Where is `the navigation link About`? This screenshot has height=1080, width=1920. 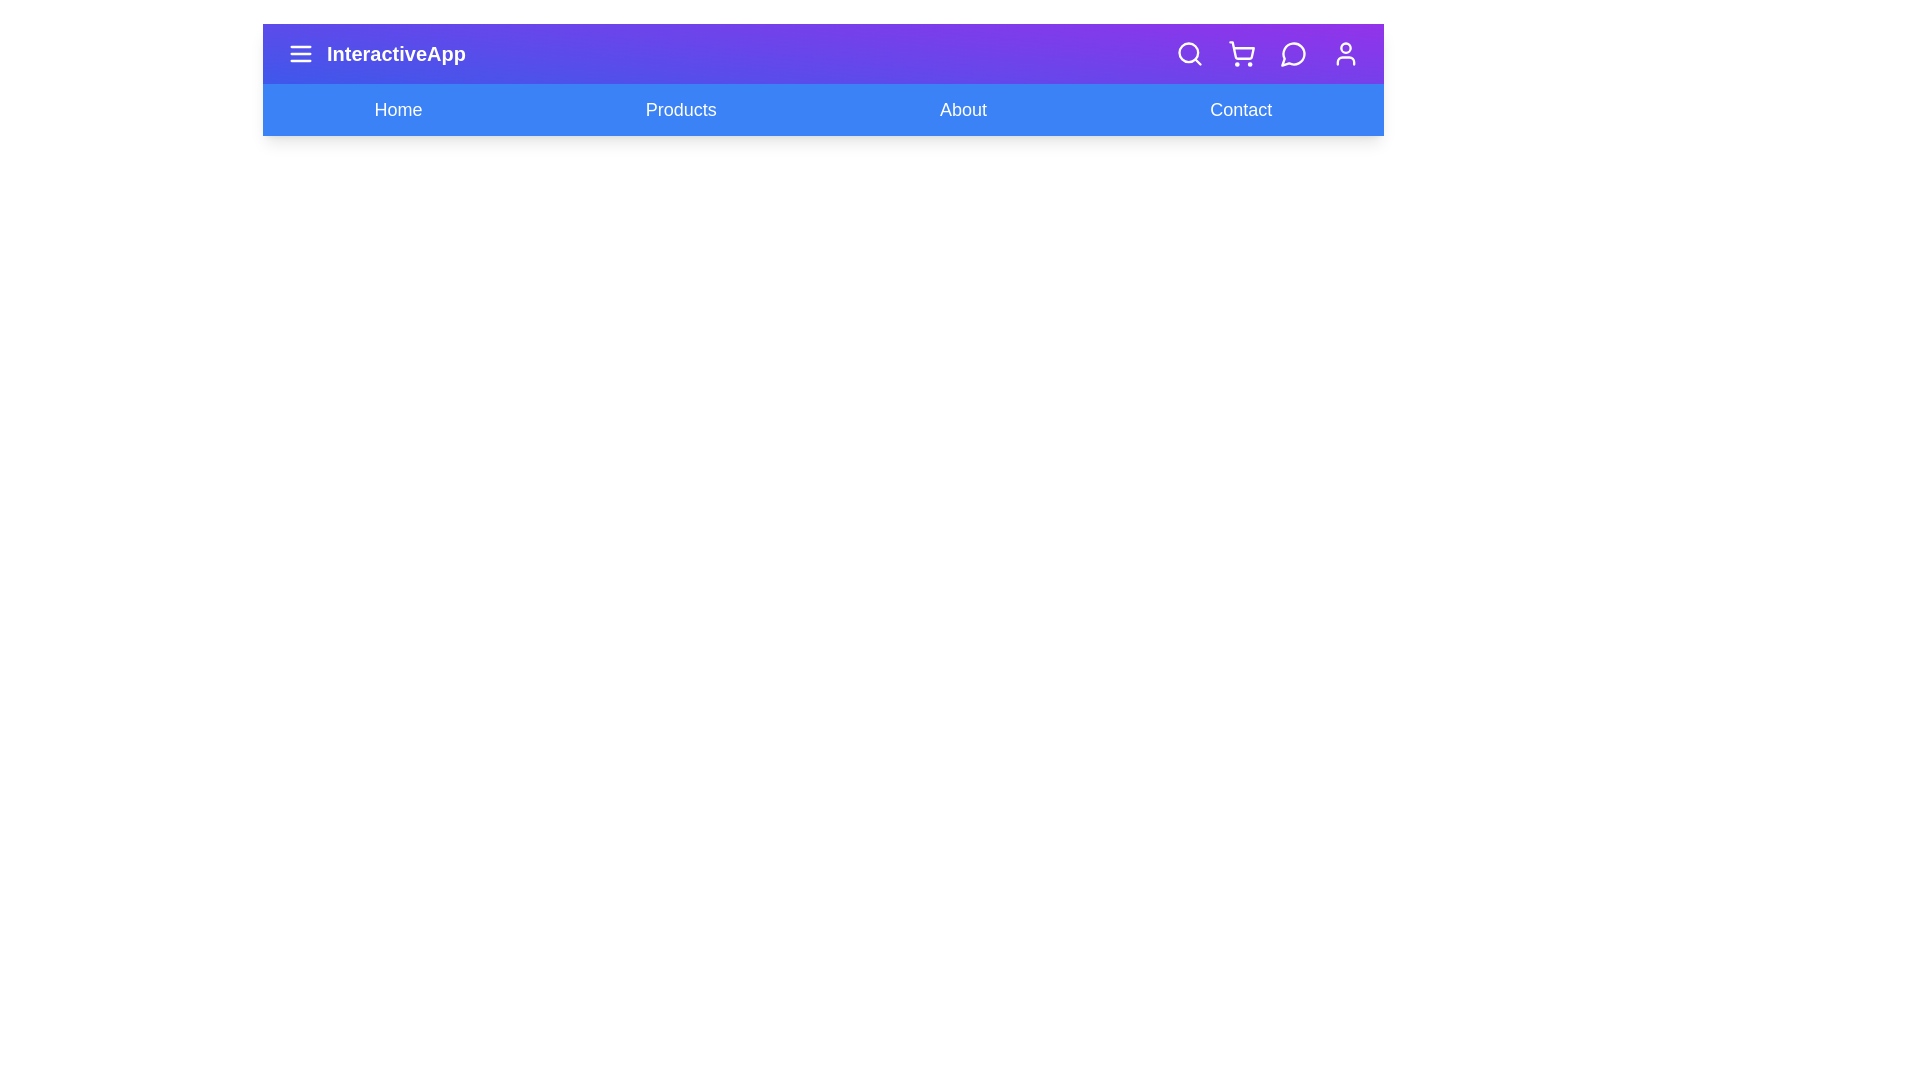 the navigation link About is located at coordinates (963, 110).